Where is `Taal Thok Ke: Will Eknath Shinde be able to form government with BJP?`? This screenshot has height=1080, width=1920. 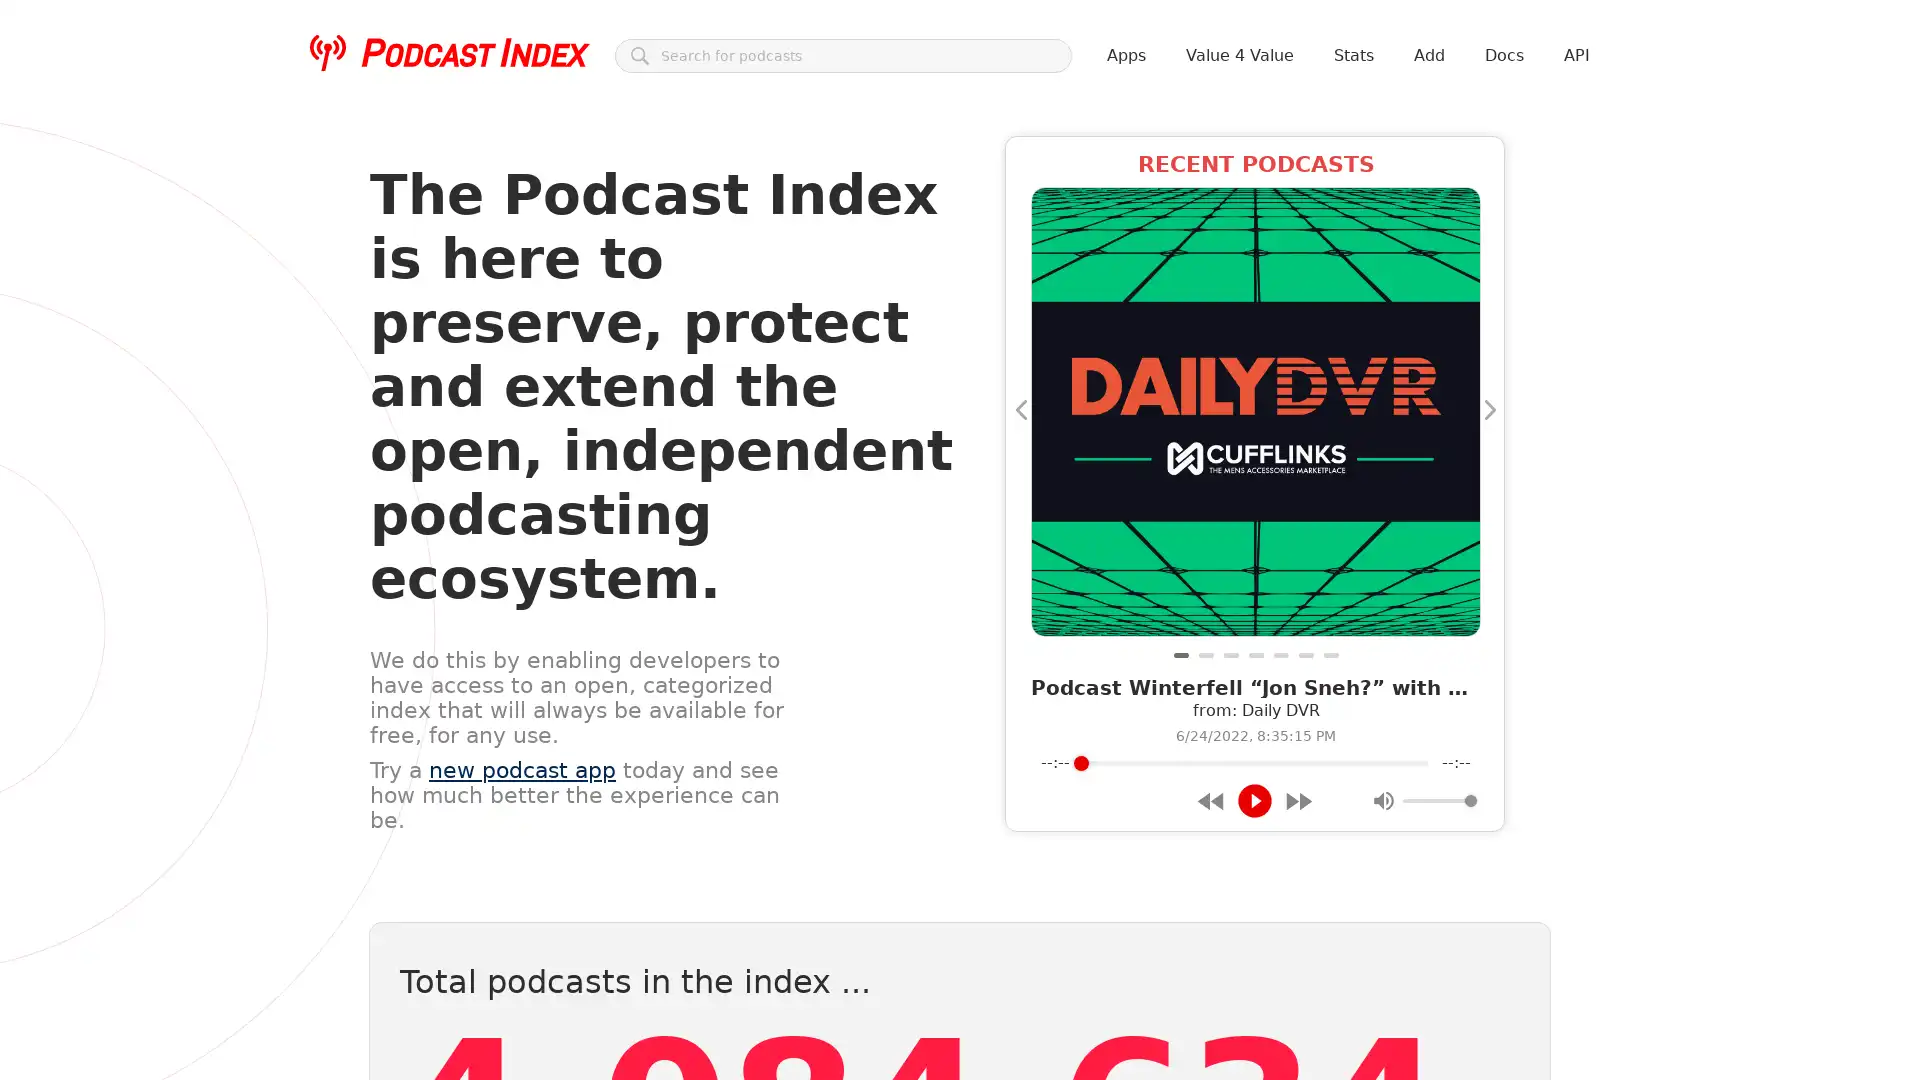 Taal Thok Ke: Will Eknath Shinde be able to form government with BJP? is located at coordinates (1305, 655).